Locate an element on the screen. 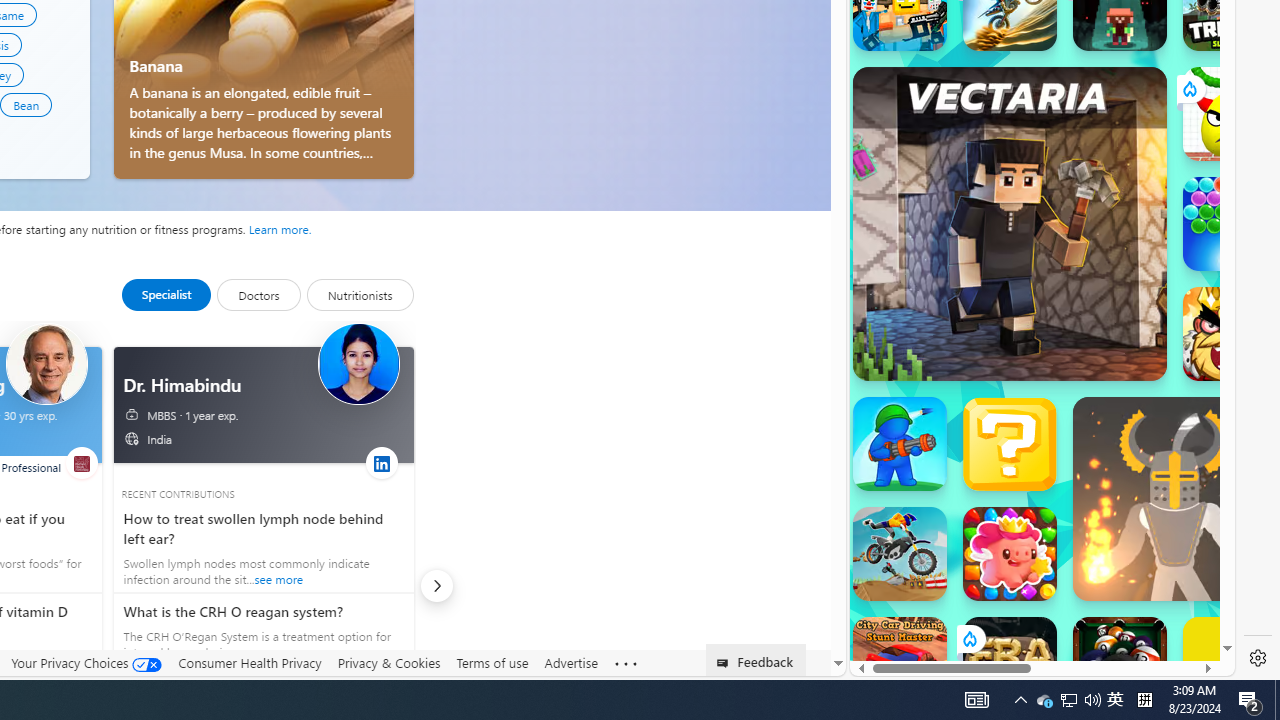 Image resolution: width=1280 pixels, height=720 pixels. 'War Master' is located at coordinates (898, 442).